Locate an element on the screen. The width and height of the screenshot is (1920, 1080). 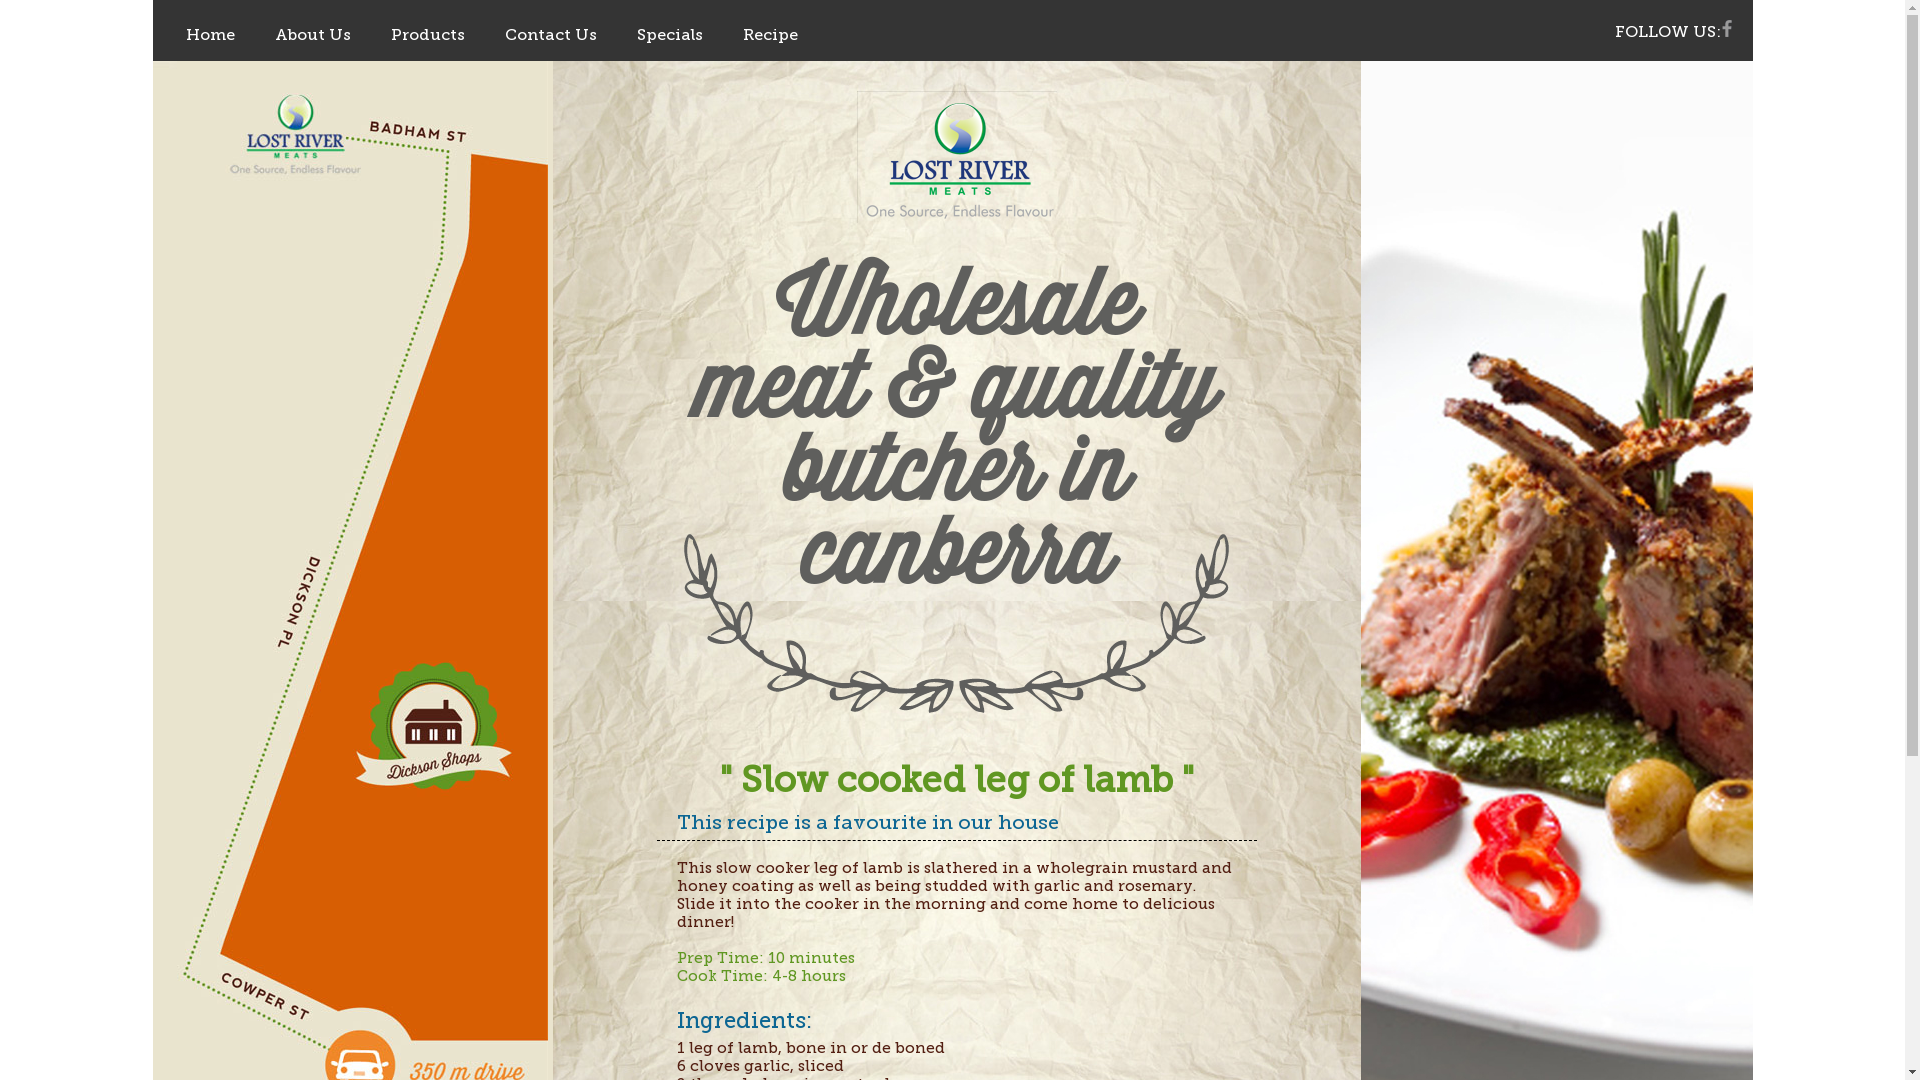
'Contact Us' is located at coordinates (550, 34).